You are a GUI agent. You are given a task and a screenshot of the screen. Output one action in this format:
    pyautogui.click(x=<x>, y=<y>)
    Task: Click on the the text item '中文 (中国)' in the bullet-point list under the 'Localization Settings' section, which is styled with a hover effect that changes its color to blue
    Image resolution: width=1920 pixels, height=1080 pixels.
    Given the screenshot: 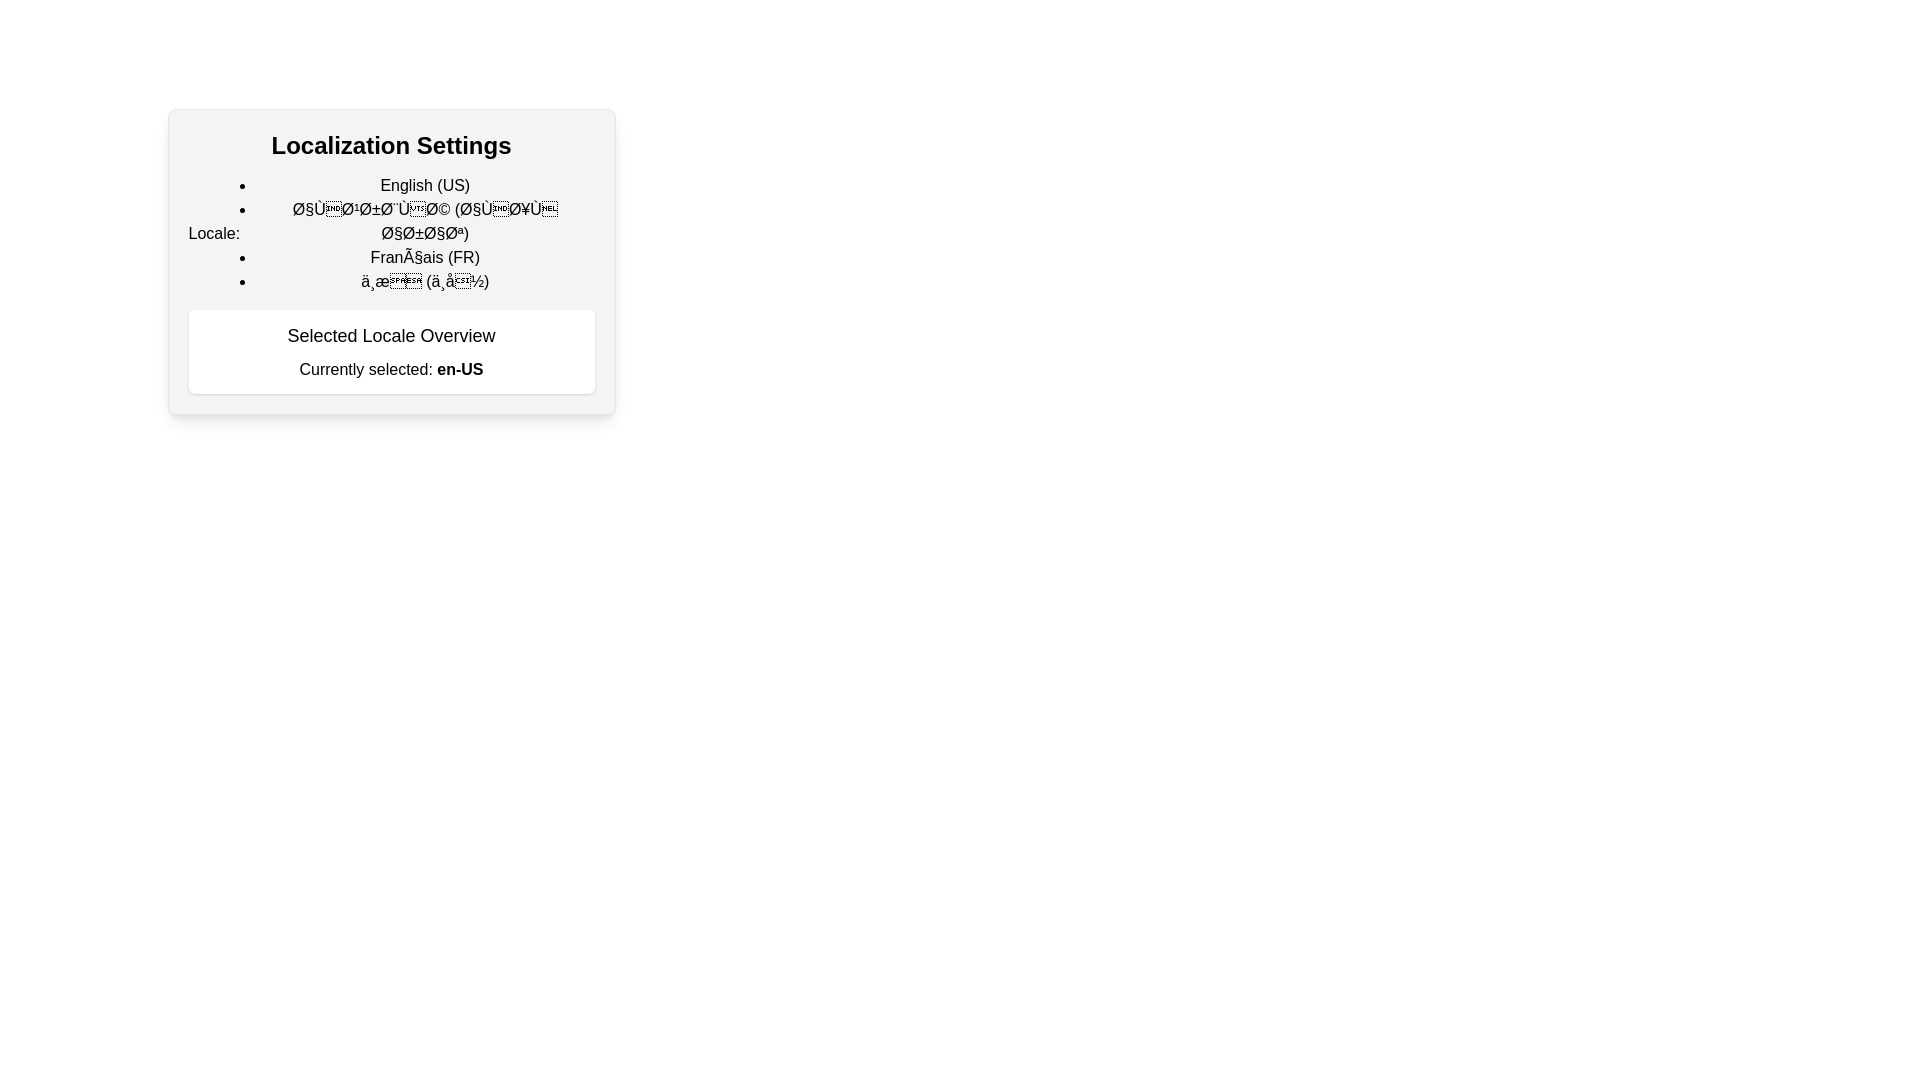 What is the action you would take?
    pyautogui.click(x=424, y=281)
    